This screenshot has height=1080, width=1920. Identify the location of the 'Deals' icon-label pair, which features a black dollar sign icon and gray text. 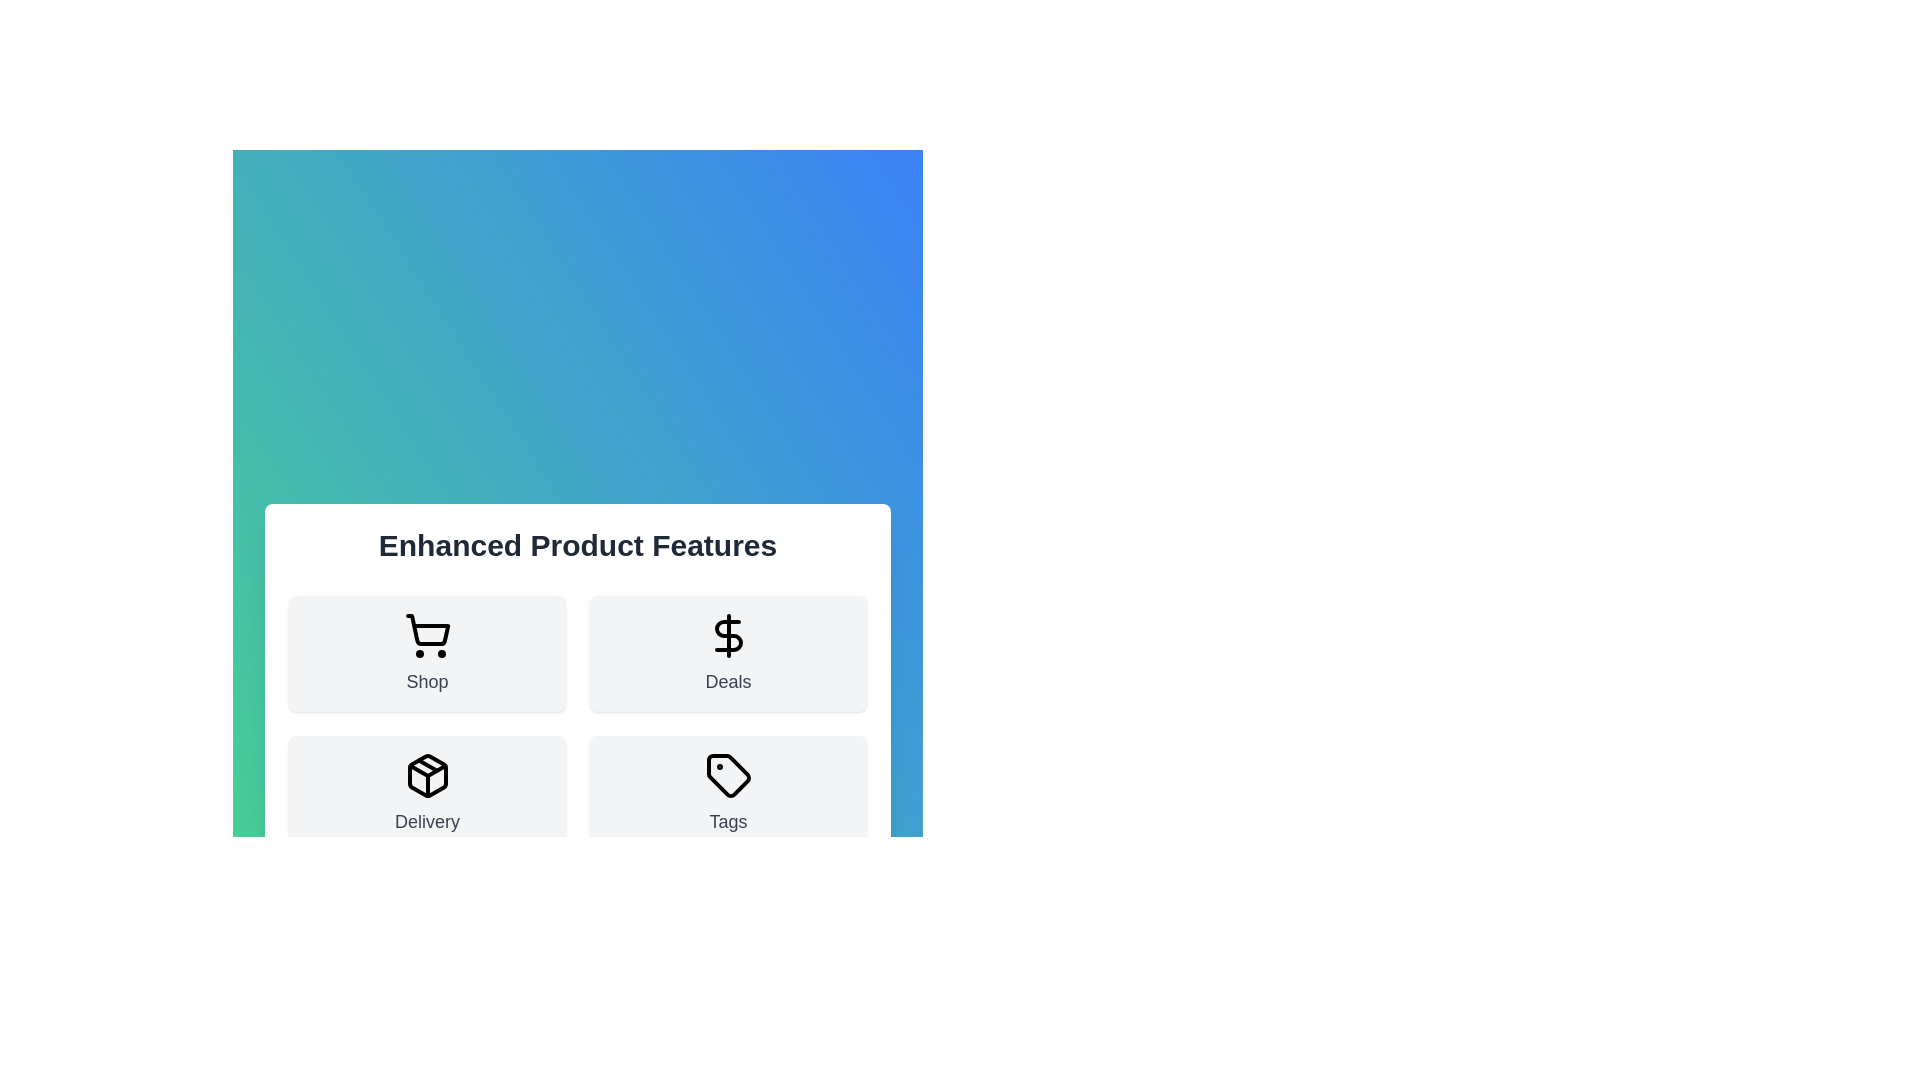
(727, 654).